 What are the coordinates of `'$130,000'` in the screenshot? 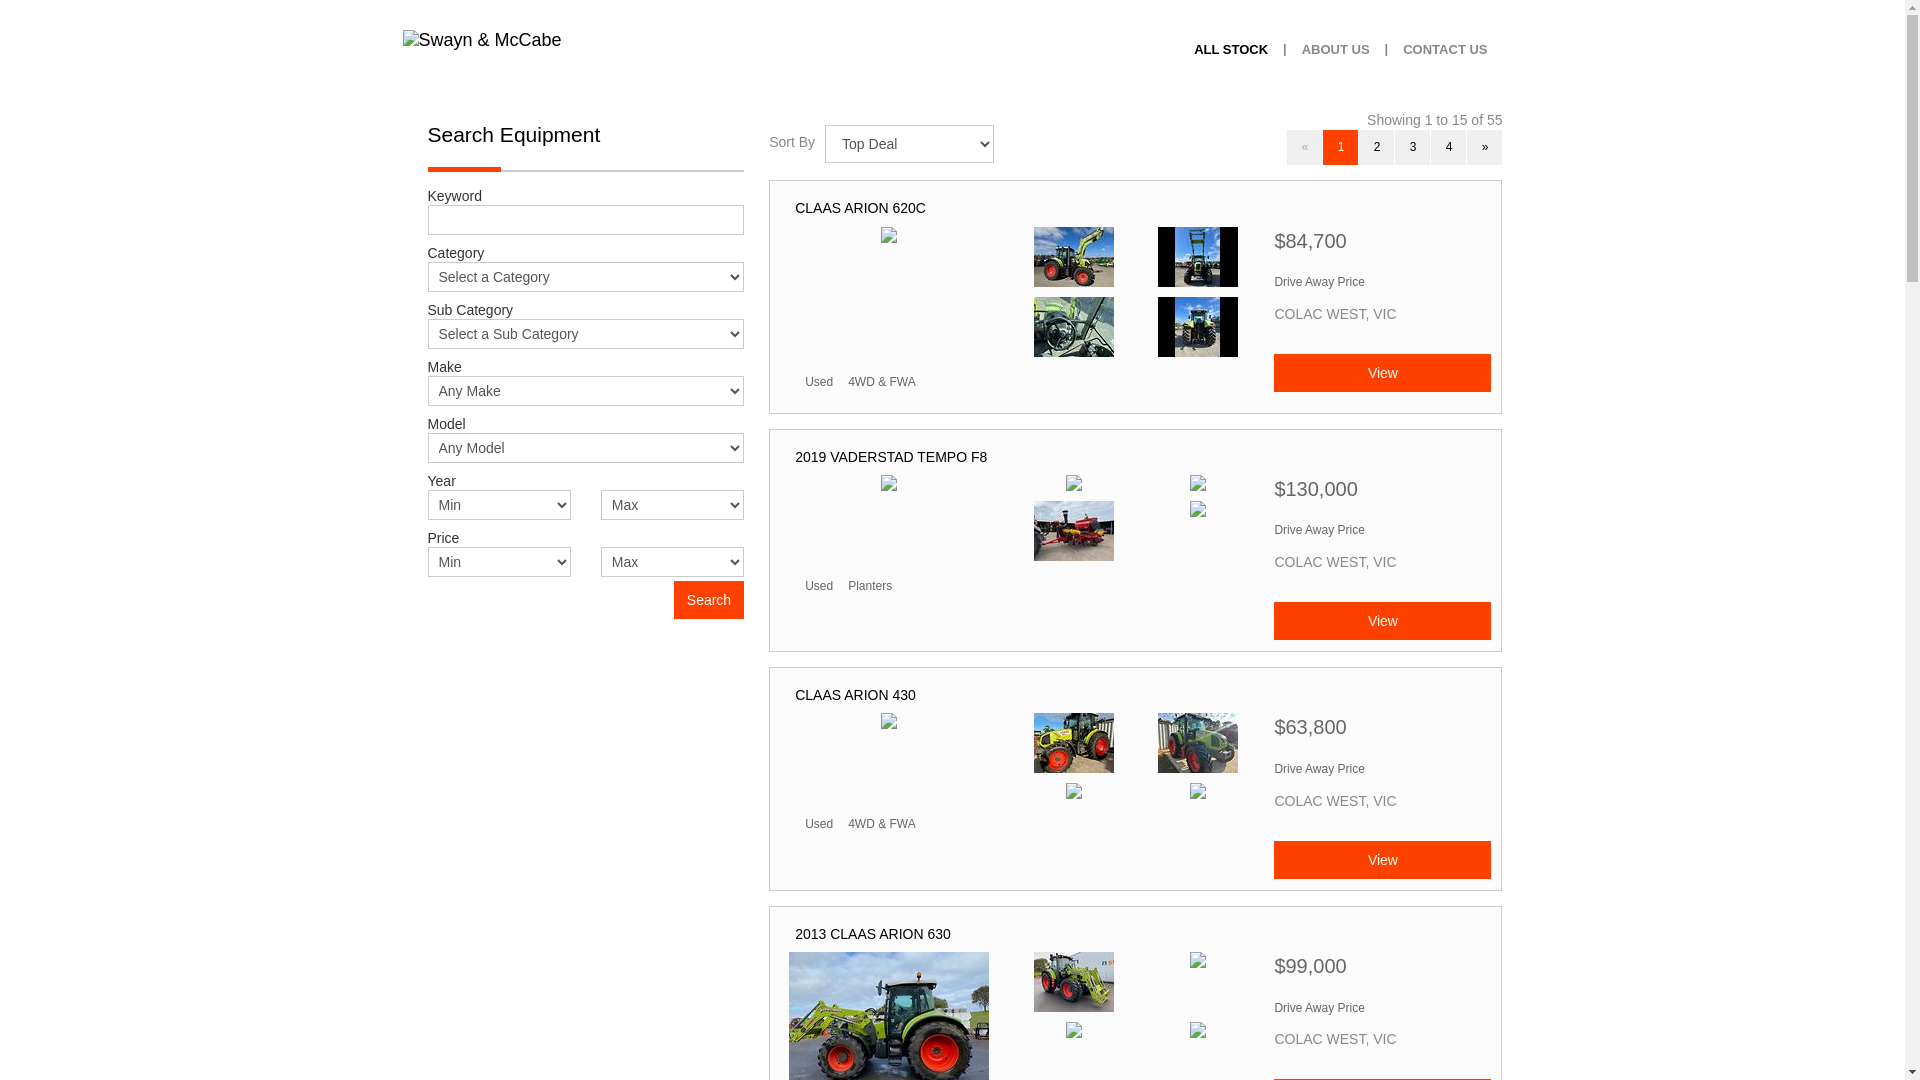 It's located at (1381, 494).